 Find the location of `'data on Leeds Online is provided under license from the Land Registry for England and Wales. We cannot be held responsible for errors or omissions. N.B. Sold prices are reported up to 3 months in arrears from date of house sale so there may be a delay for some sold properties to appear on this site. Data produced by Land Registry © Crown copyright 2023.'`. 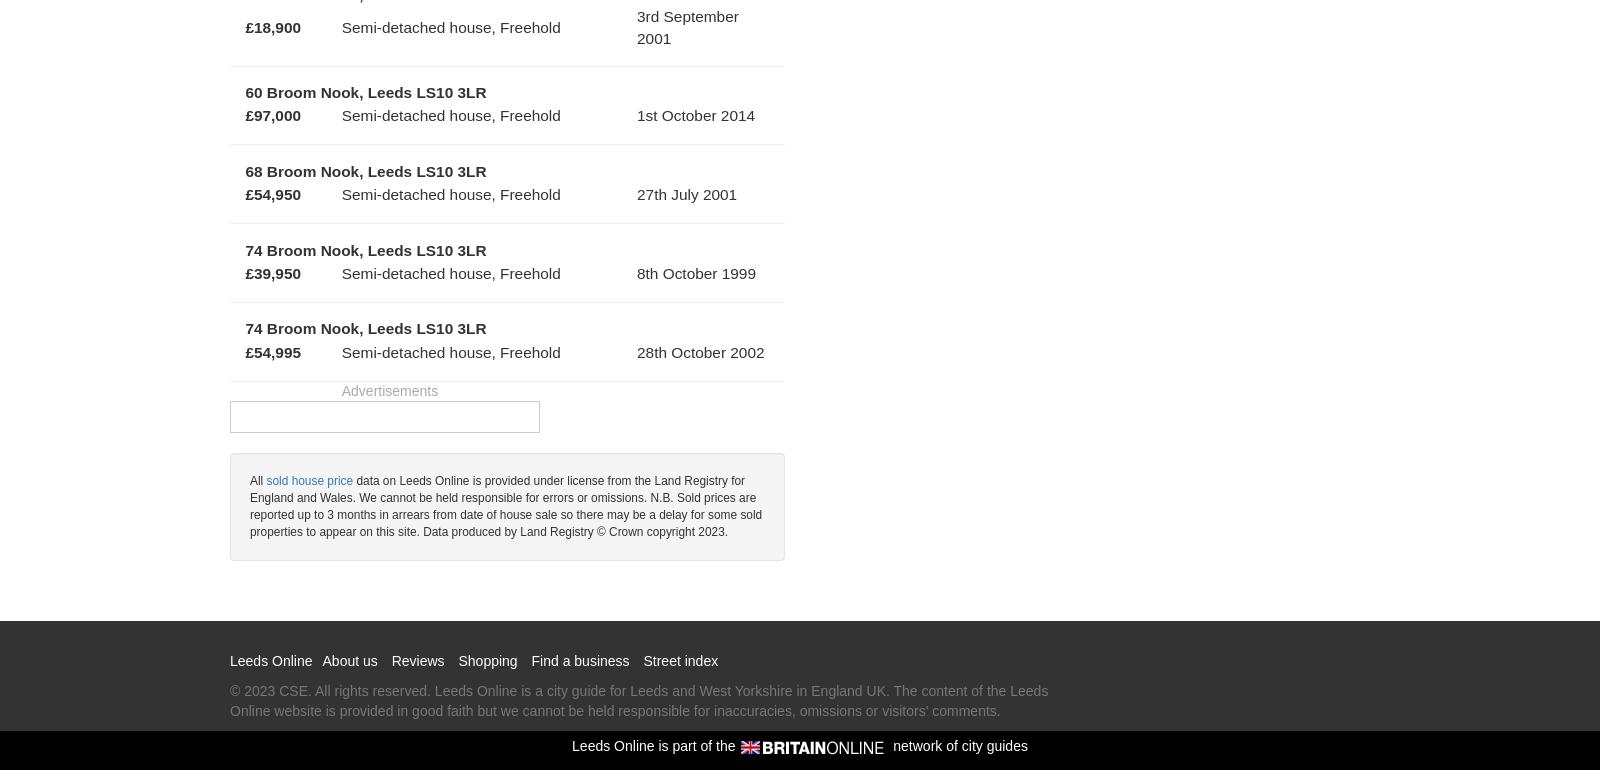

'data on Leeds Online is provided under license from the Land Registry for England and Wales. We cannot be held responsible for errors or omissions. N.B. Sold prices are reported up to 3 months in arrears from date of house sale so there may be a delay for some sold properties to appear on this site. Data produced by Land Registry © Crown copyright 2023.' is located at coordinates (505, 506).